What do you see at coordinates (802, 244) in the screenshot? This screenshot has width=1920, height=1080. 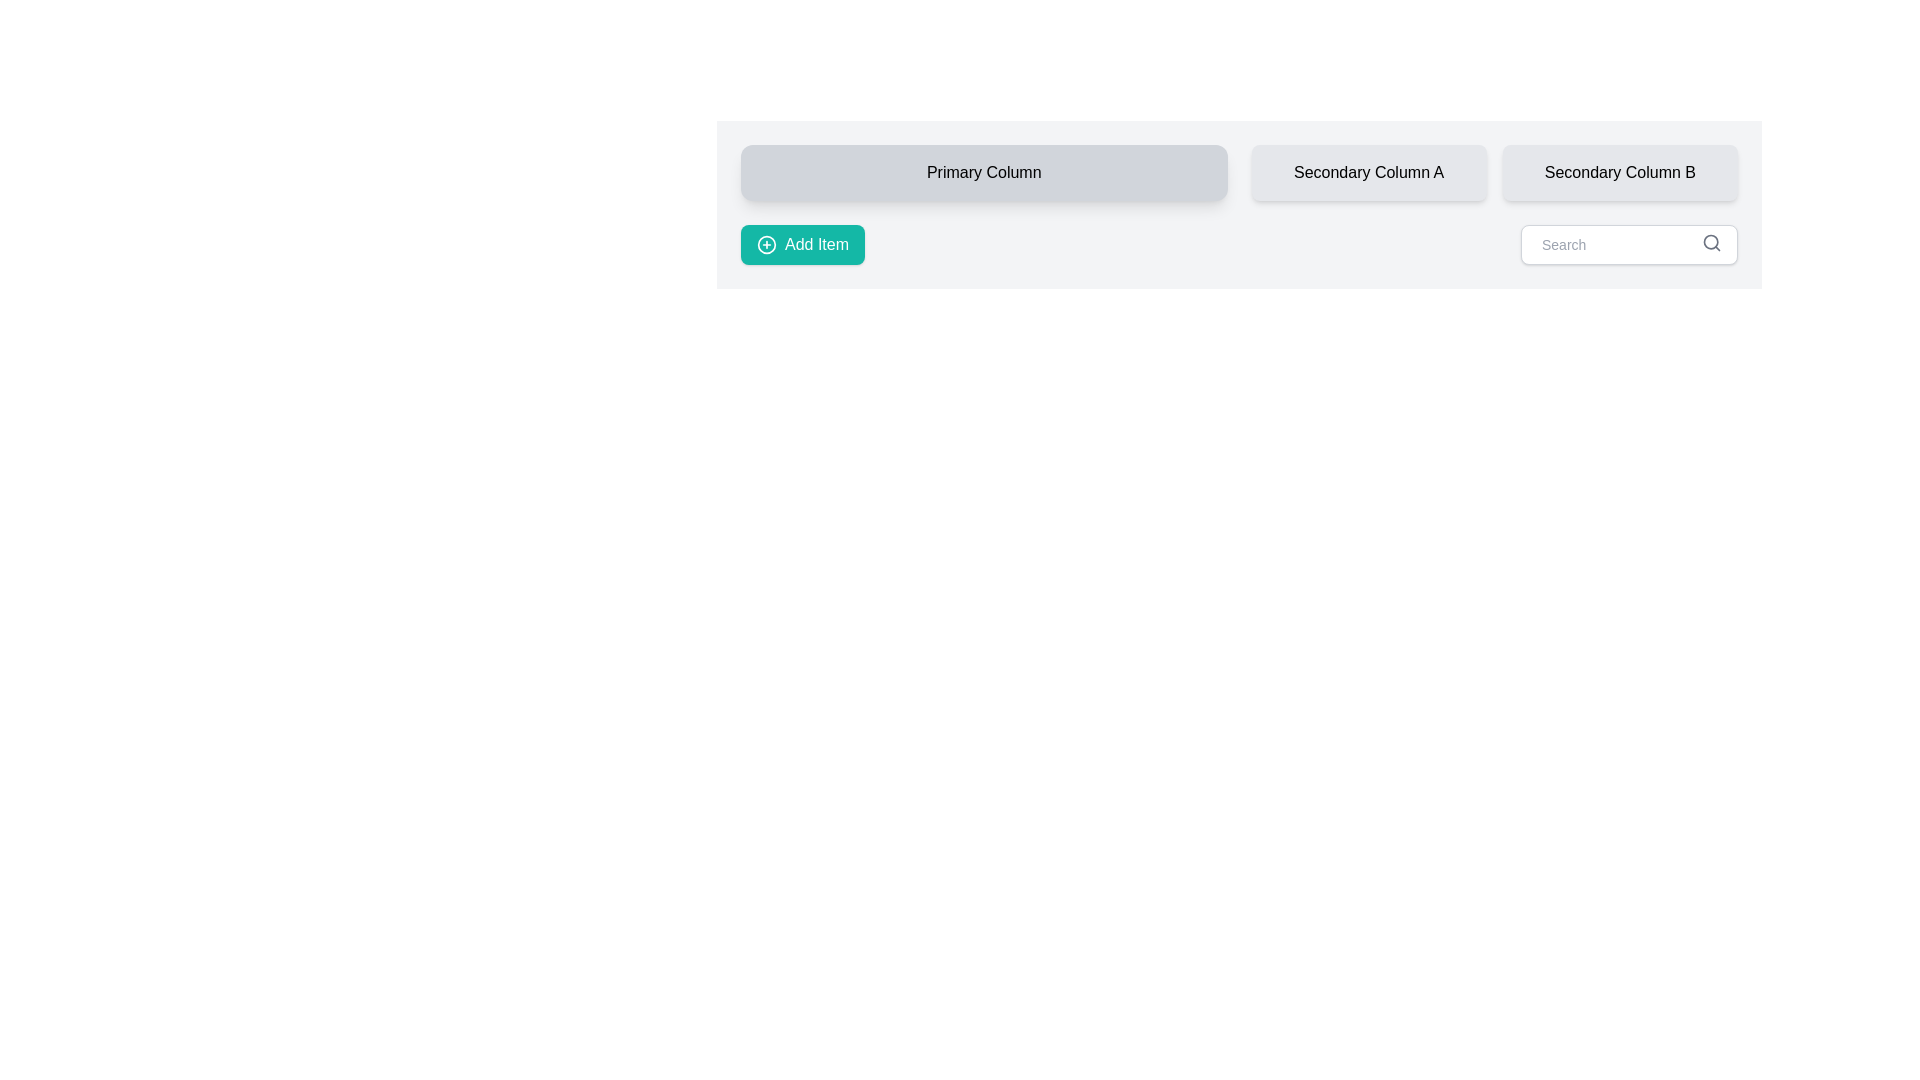 I see `the 'Add Item' button, which is a teal rounded rectangle with white text and a plus icon, located below the 'Primary Column' section header` at bounding box center [802, 244].